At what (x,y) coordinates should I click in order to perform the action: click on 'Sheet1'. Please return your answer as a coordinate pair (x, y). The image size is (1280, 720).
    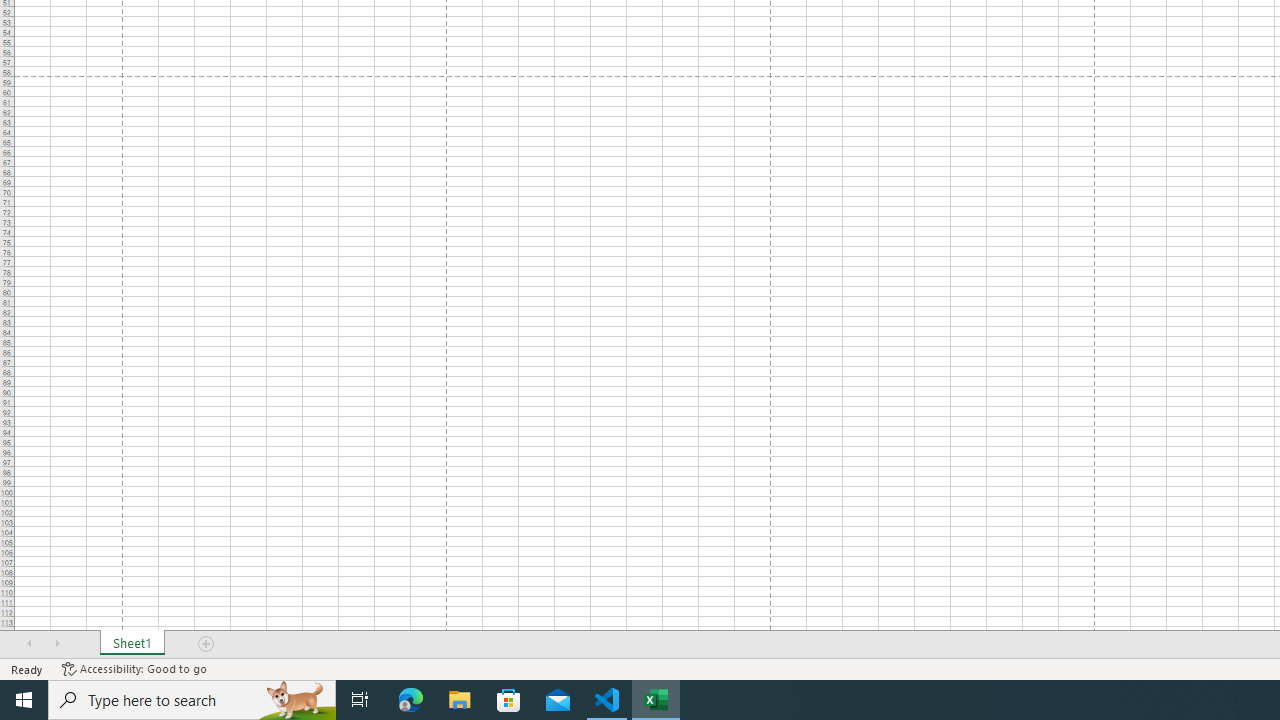
    Looking at the image, I should click on (131, 644).